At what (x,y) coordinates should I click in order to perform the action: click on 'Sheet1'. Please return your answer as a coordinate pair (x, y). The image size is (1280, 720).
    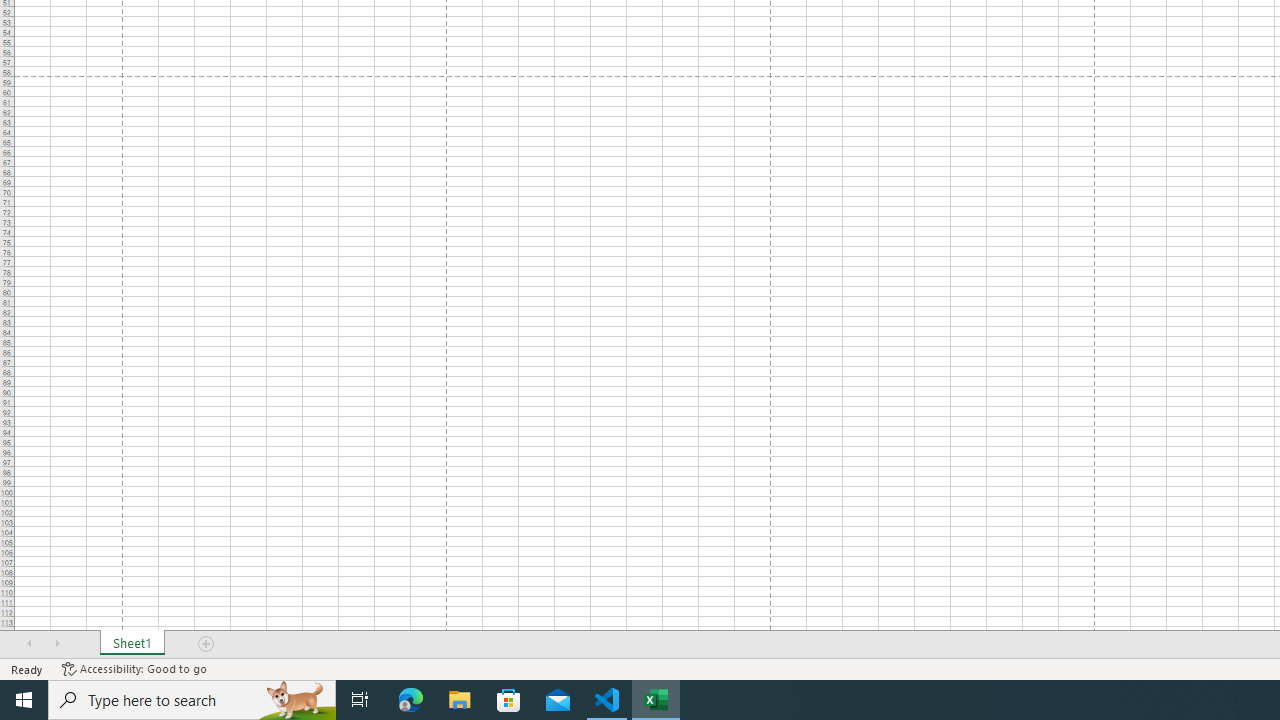
    Looking at the image, I should click on (131, 644).